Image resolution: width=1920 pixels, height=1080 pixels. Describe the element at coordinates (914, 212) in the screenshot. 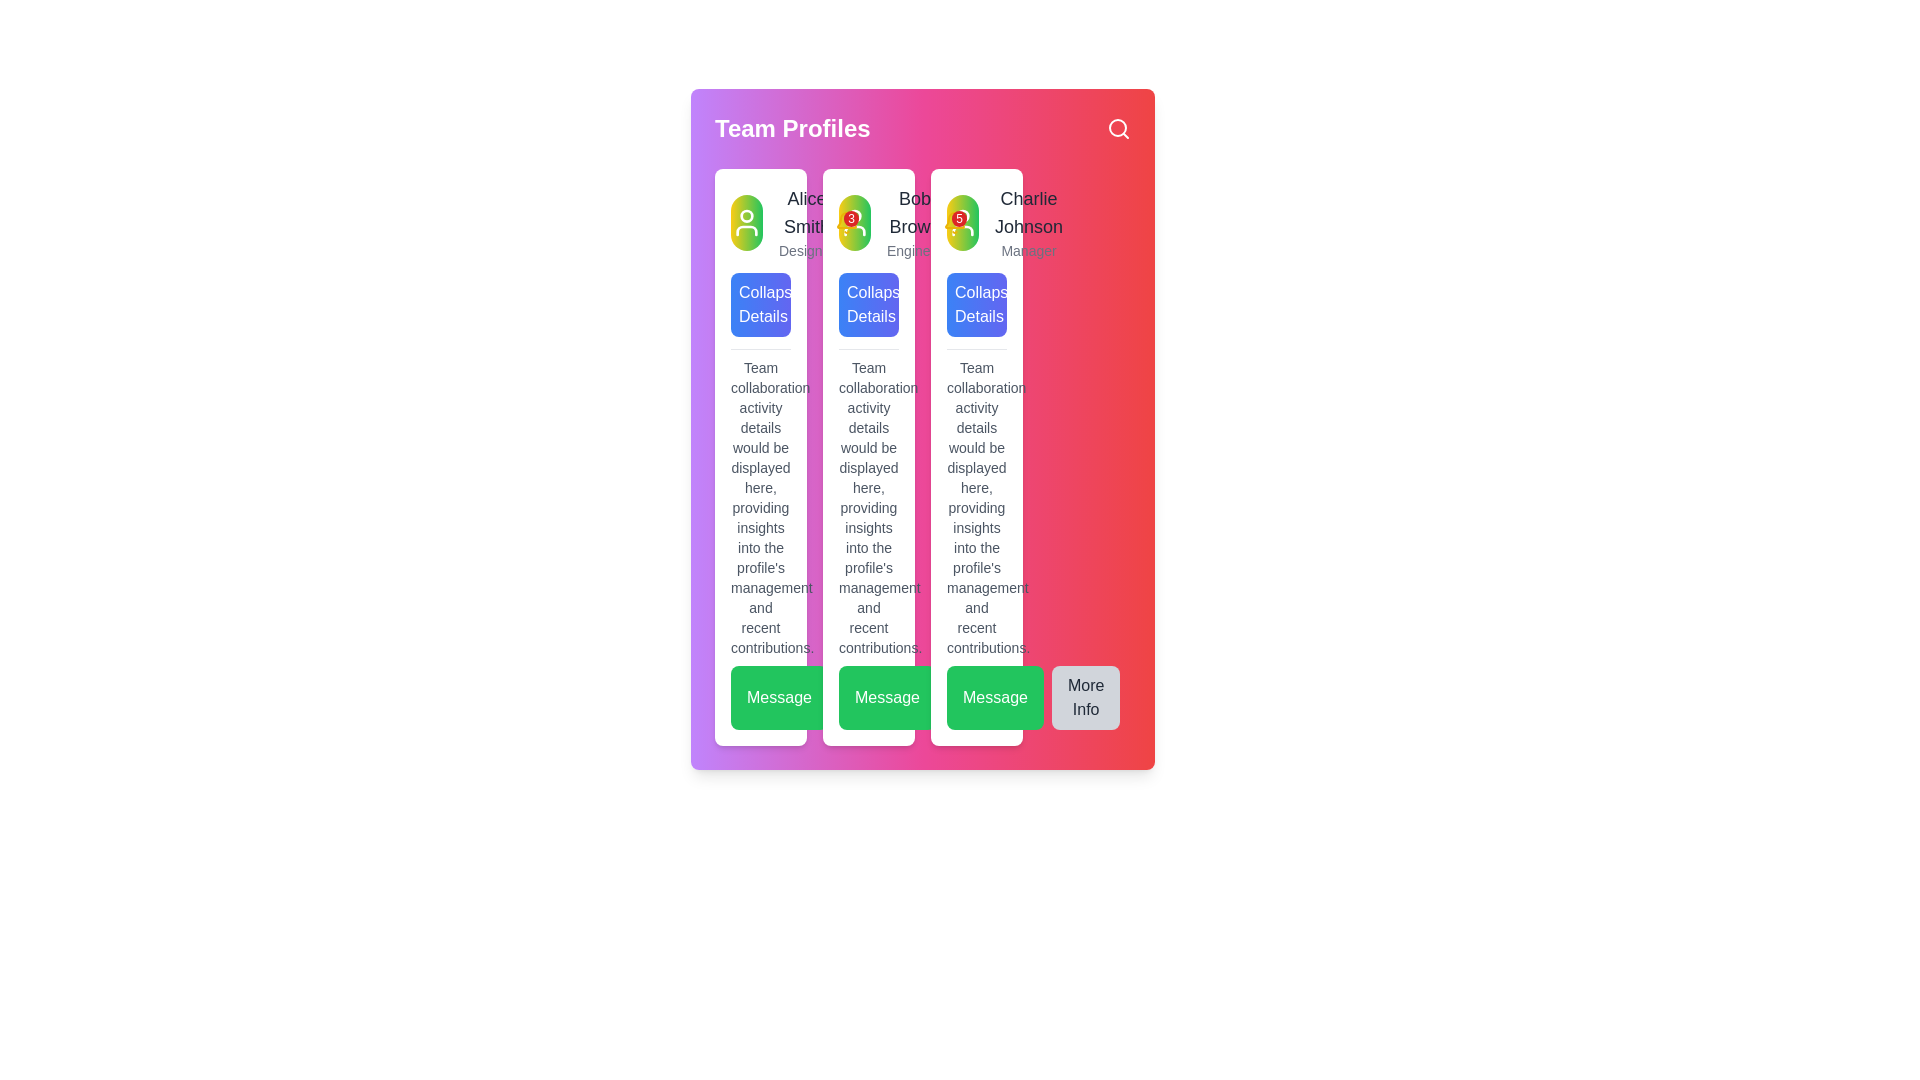

I see `the Text label that identifies the name of the user, which is located in the center column of the interface, positioned above the descriptor text 'Engineer'` at that location.